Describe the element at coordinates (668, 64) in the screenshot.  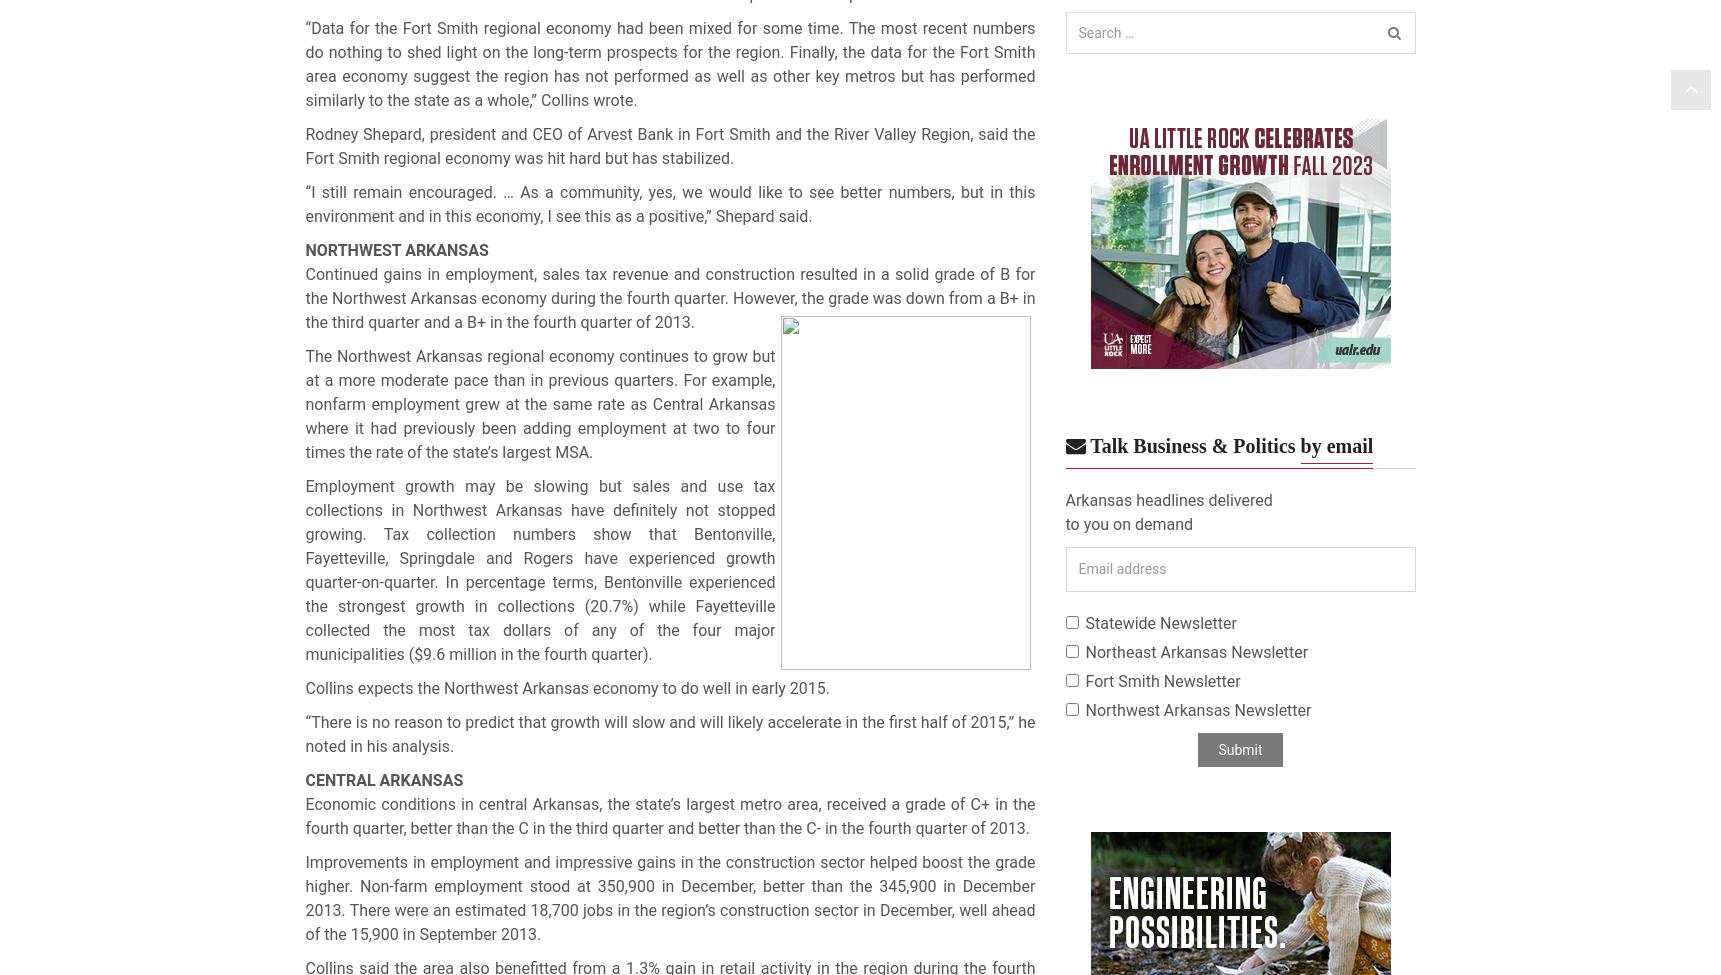
I see `'“Data for the Fort Smith regional economy had been mixed for some time. The most recent numbers do nothing to shed light on the long-term prospects for the region. Finally, the data for the Fort Smith area economy suggest the region has not performed as well as other key metros but has performed similarly to the state as a whole,” Collins wrote.'` at that location.